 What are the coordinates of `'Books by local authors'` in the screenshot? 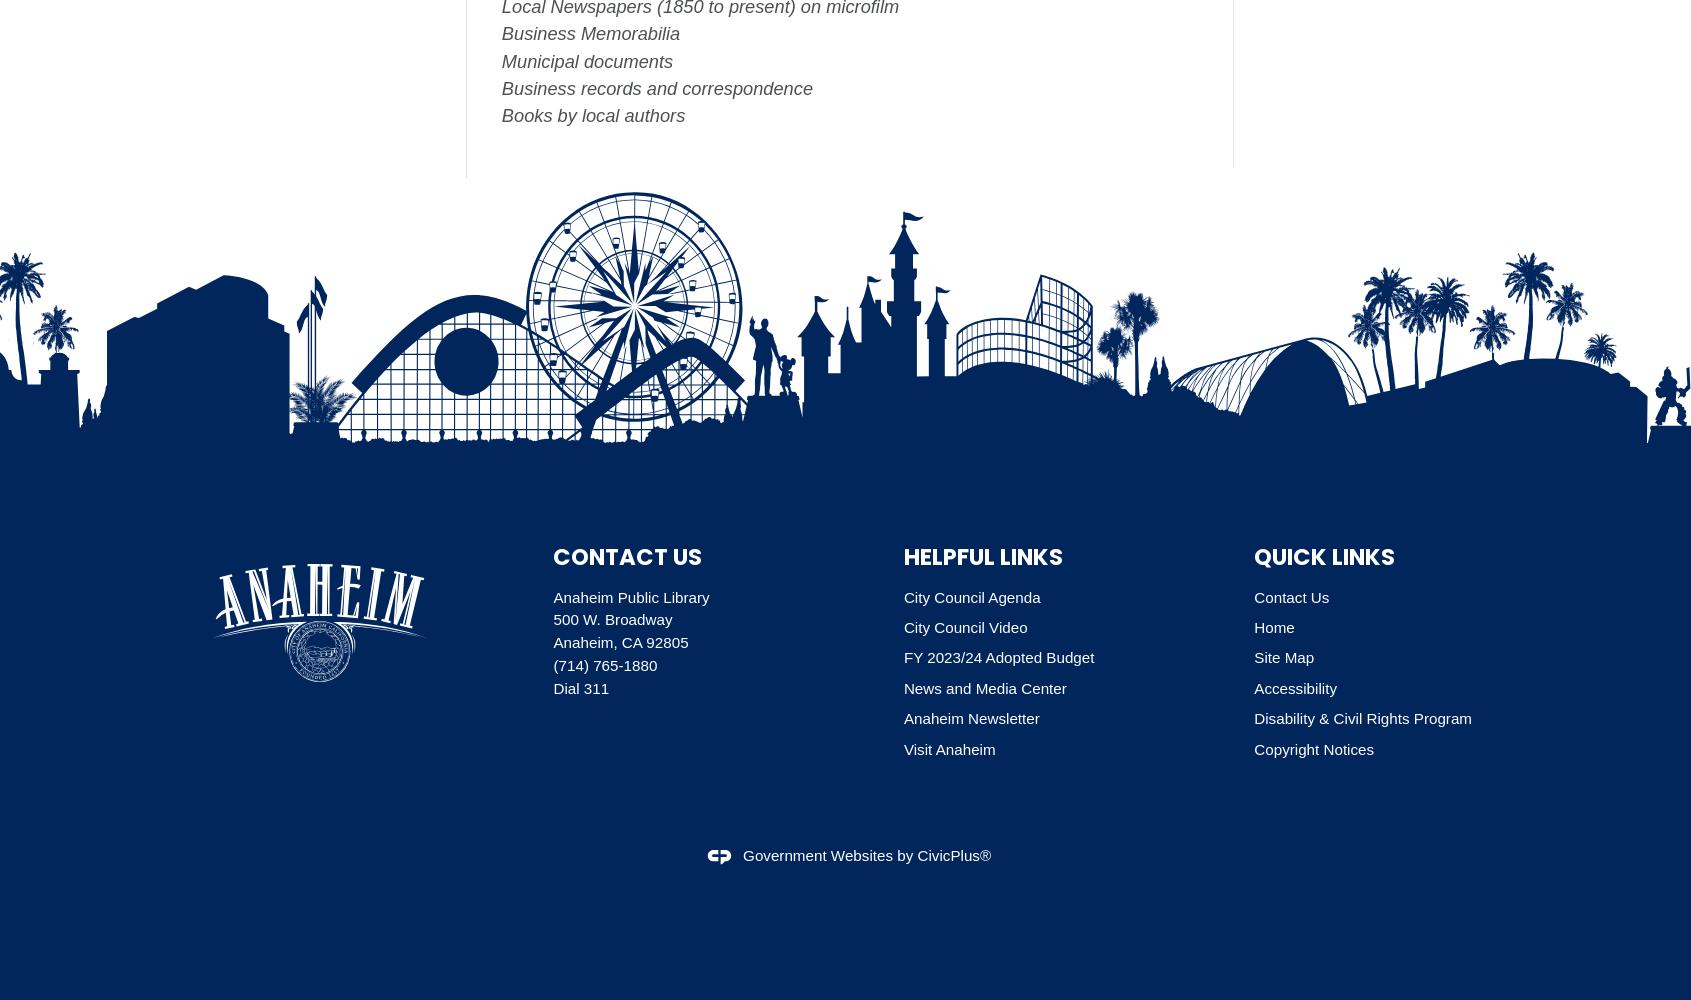 It's located at (500, 114).